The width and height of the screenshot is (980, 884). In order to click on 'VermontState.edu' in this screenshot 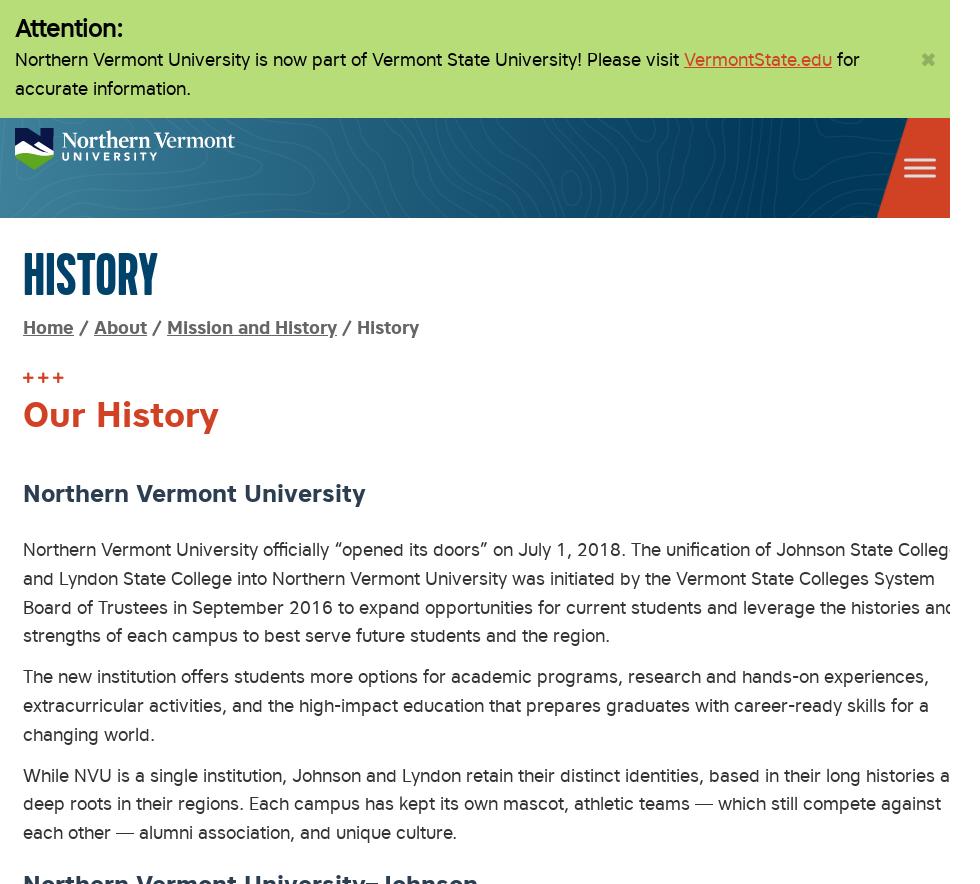, I will do `click(758, 57)`.